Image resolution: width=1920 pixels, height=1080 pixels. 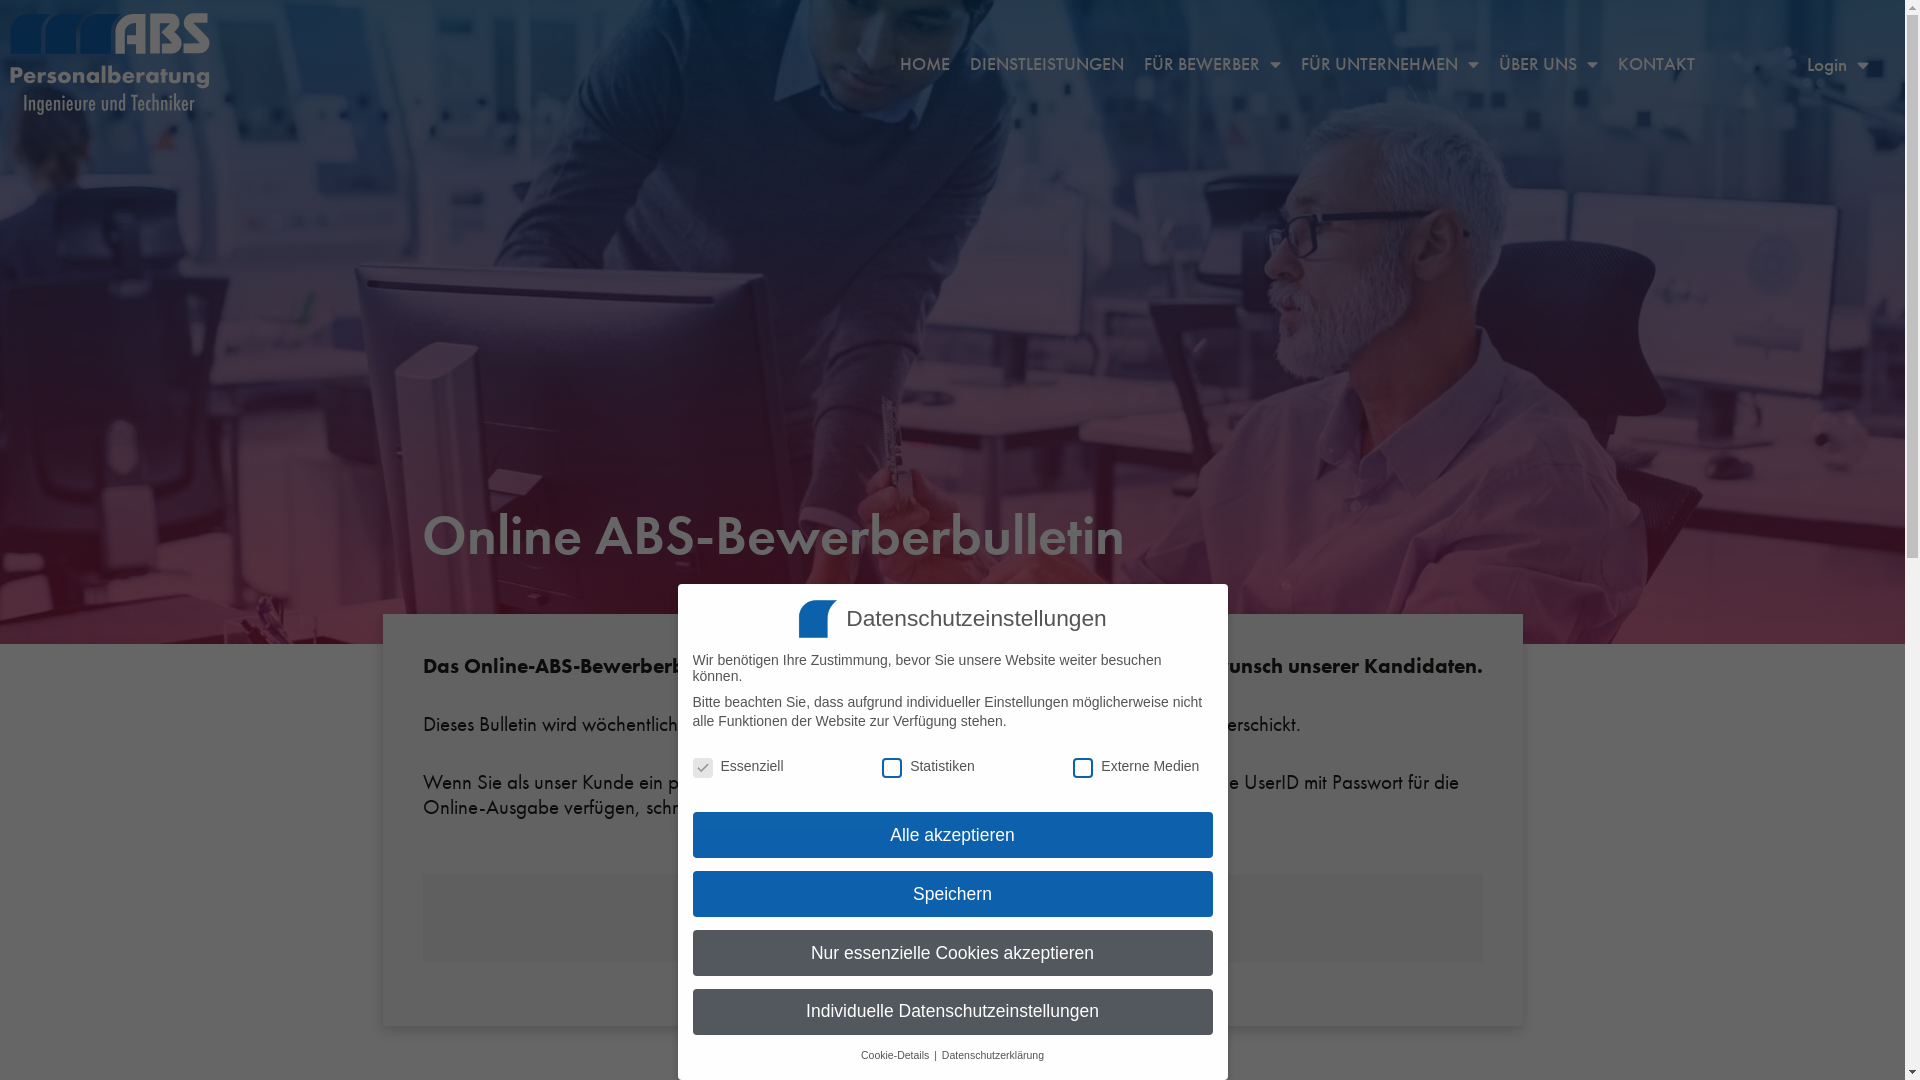 I want to click on 'DIENSTLEISTUNGEN', so click(x=1045, y=63).